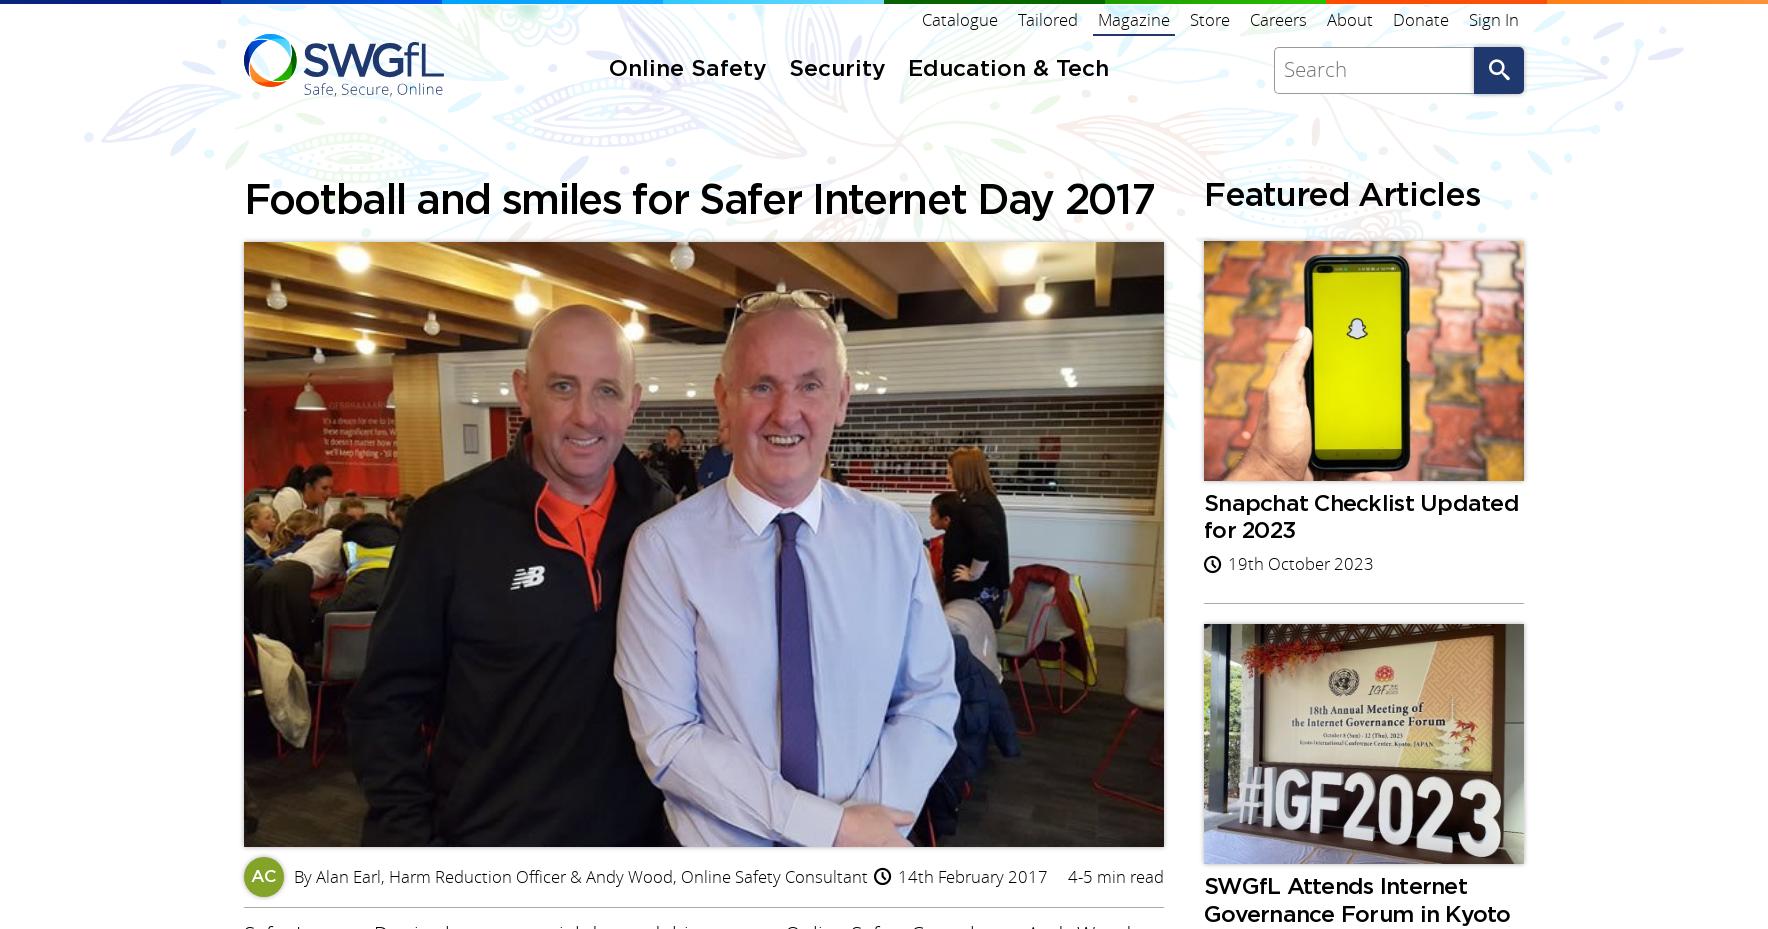 Image resolution: width=1768 pixels, height=929 pixels. Describe the element at coordinates (434, 158) in the screenshot. I see `'Facebook'` at that location.